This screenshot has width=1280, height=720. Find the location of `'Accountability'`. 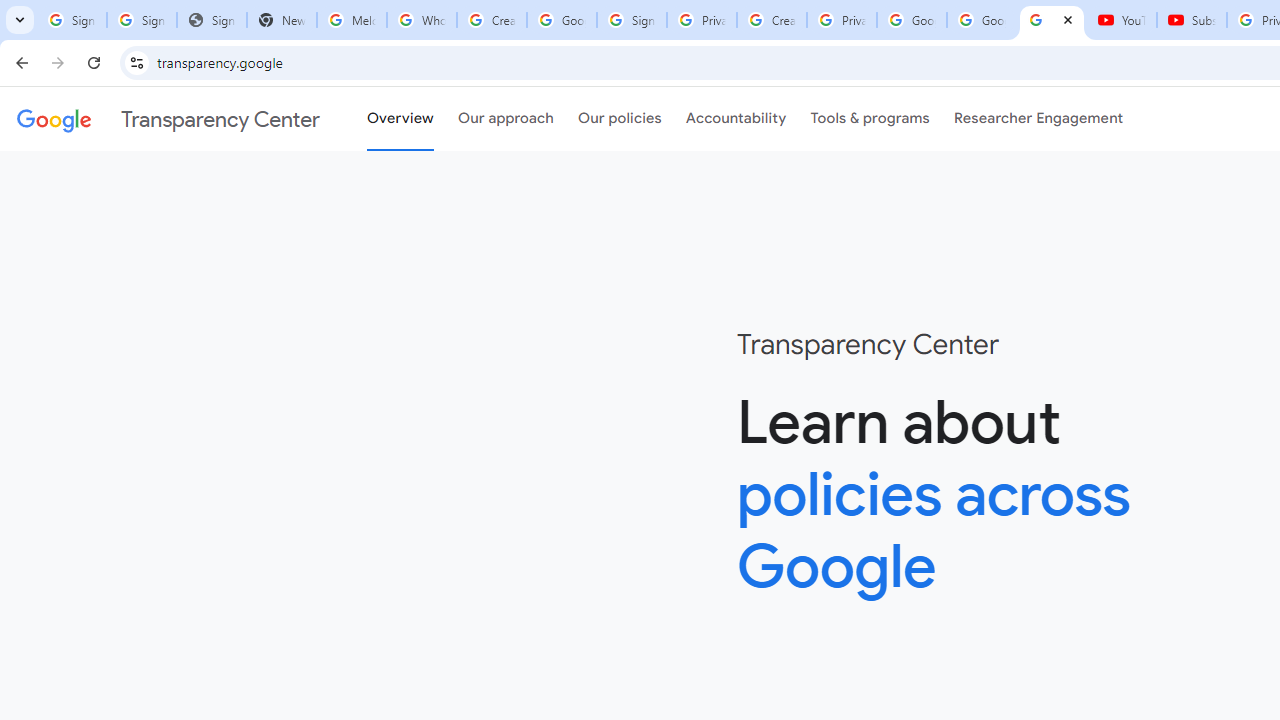

'Accountability' is located at coordinates (735, 119).